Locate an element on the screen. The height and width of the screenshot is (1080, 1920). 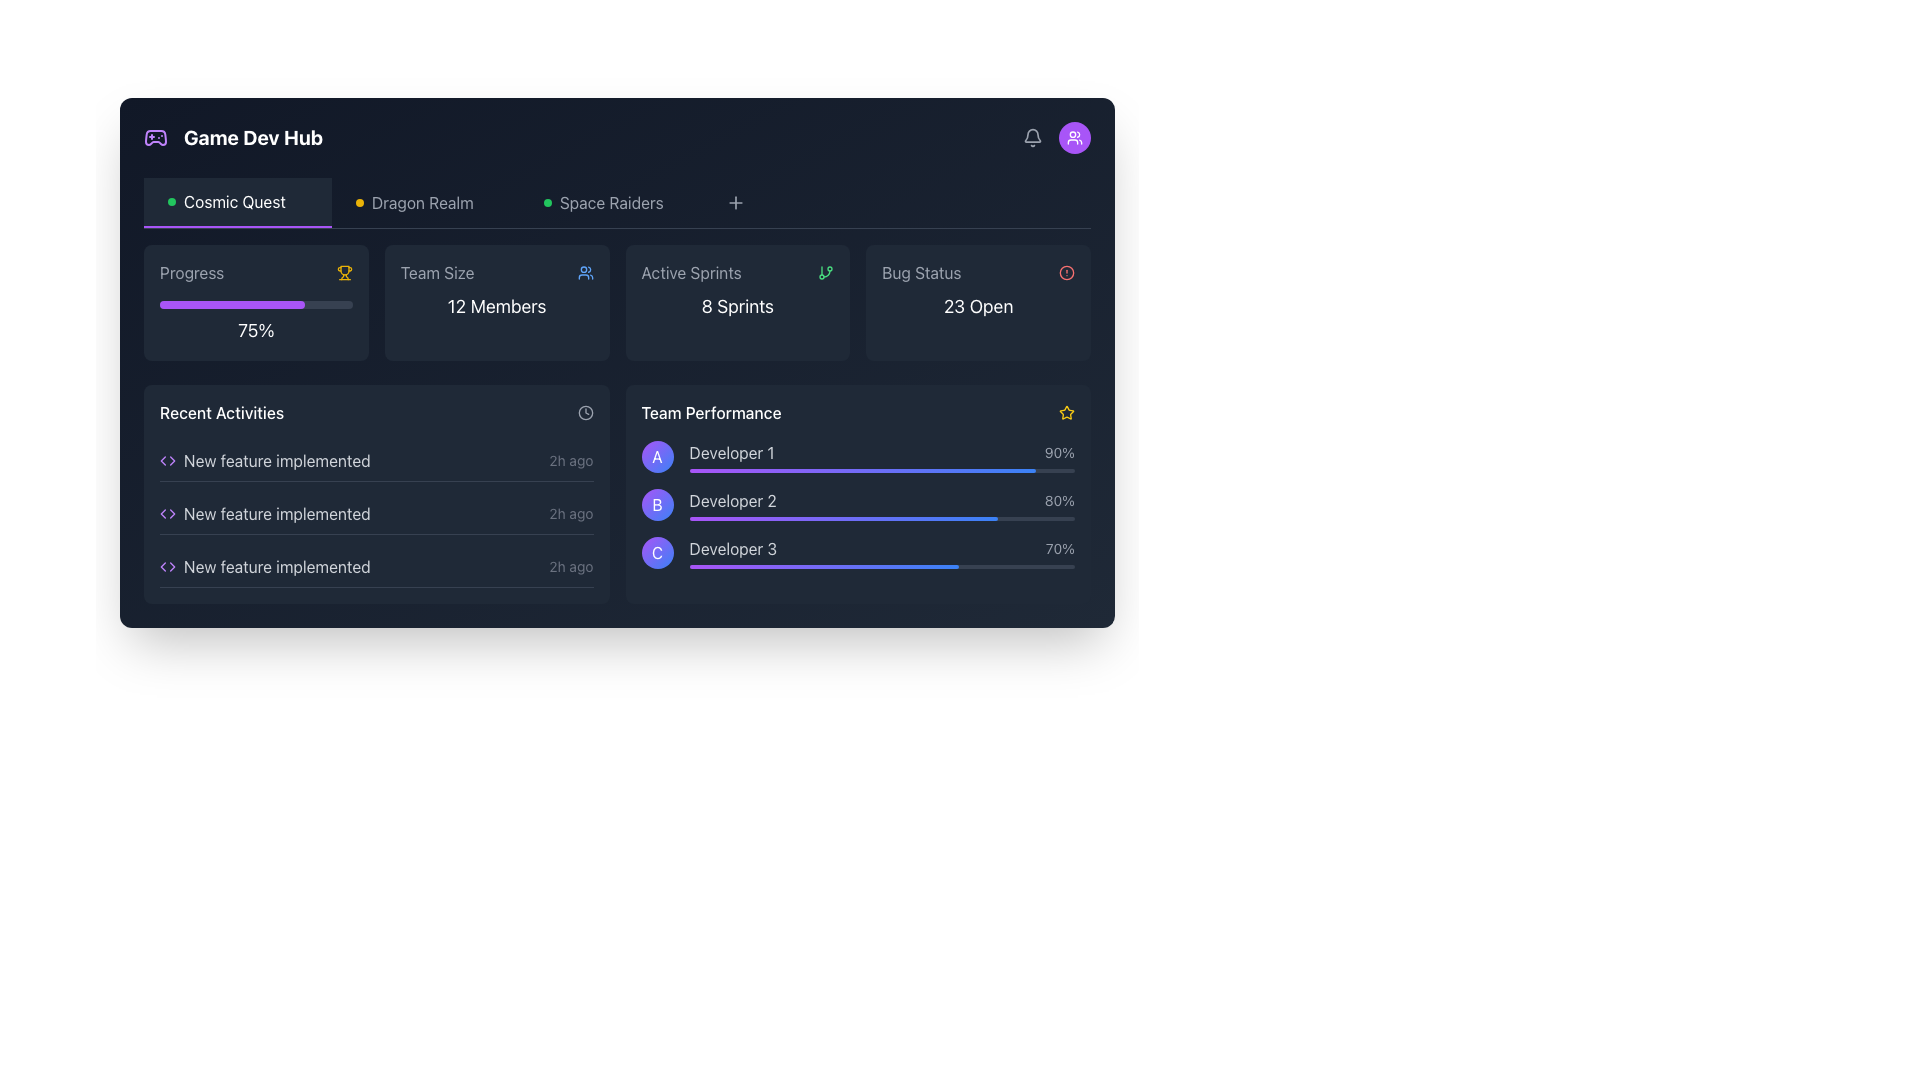
the second entry in the 'Recent Activities' list labeled 'New feature implemented' is located at coordinates (376, 513).